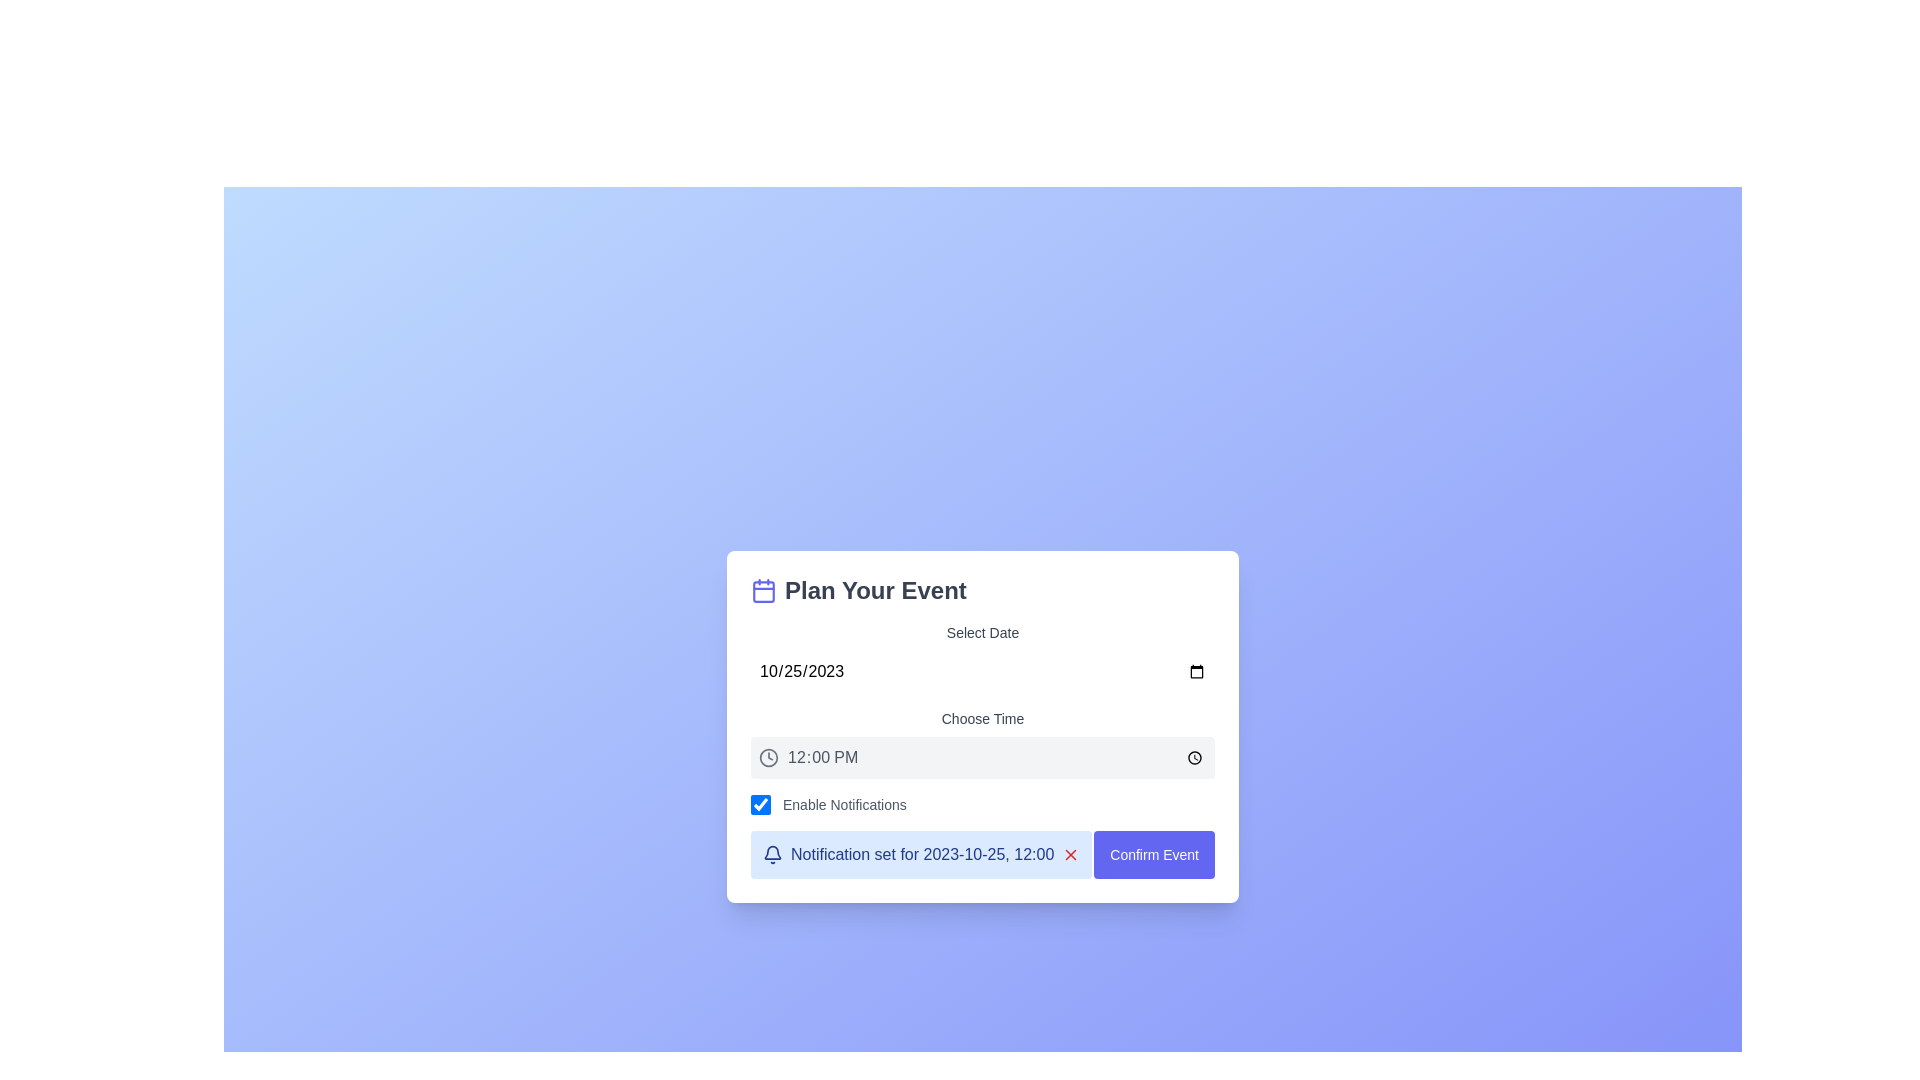 The image size is (1920, 1080). What do you see at coordinates (1070, 855) in the screenshot?
I see `the dismiss notification button located at the bottom of the central card` at bounding box center [1070, 855].